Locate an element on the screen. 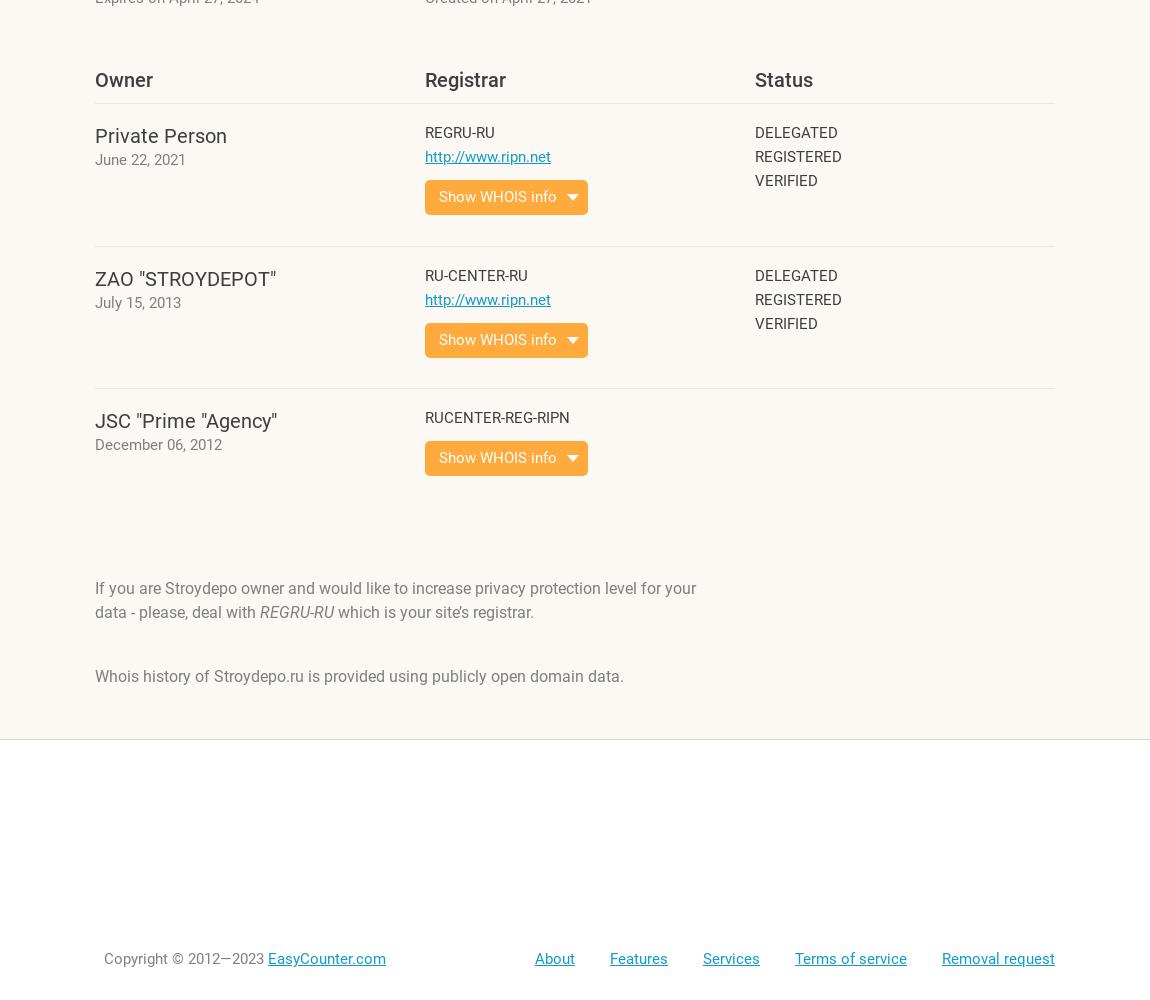 This screenshot has width=1150, height=1000. 'Services' is located at coordinates (730, 958).